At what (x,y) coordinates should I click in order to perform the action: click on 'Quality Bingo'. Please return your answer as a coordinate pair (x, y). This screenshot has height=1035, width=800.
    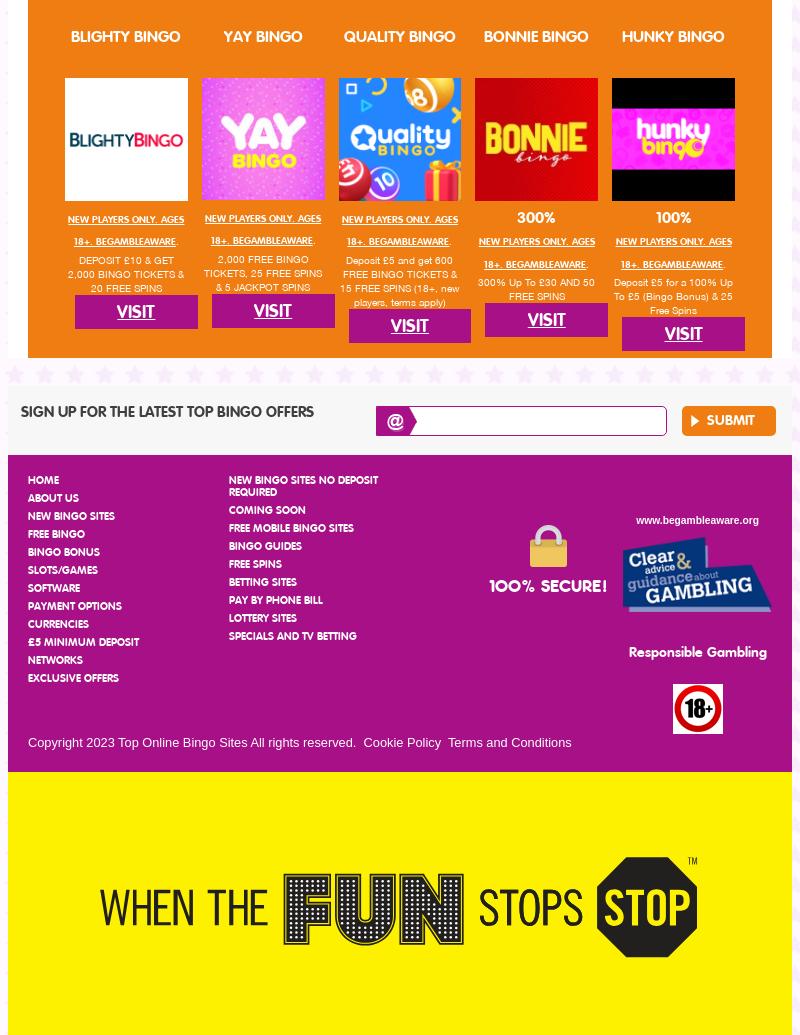
    Looking at the image, I should click on (398, 36).